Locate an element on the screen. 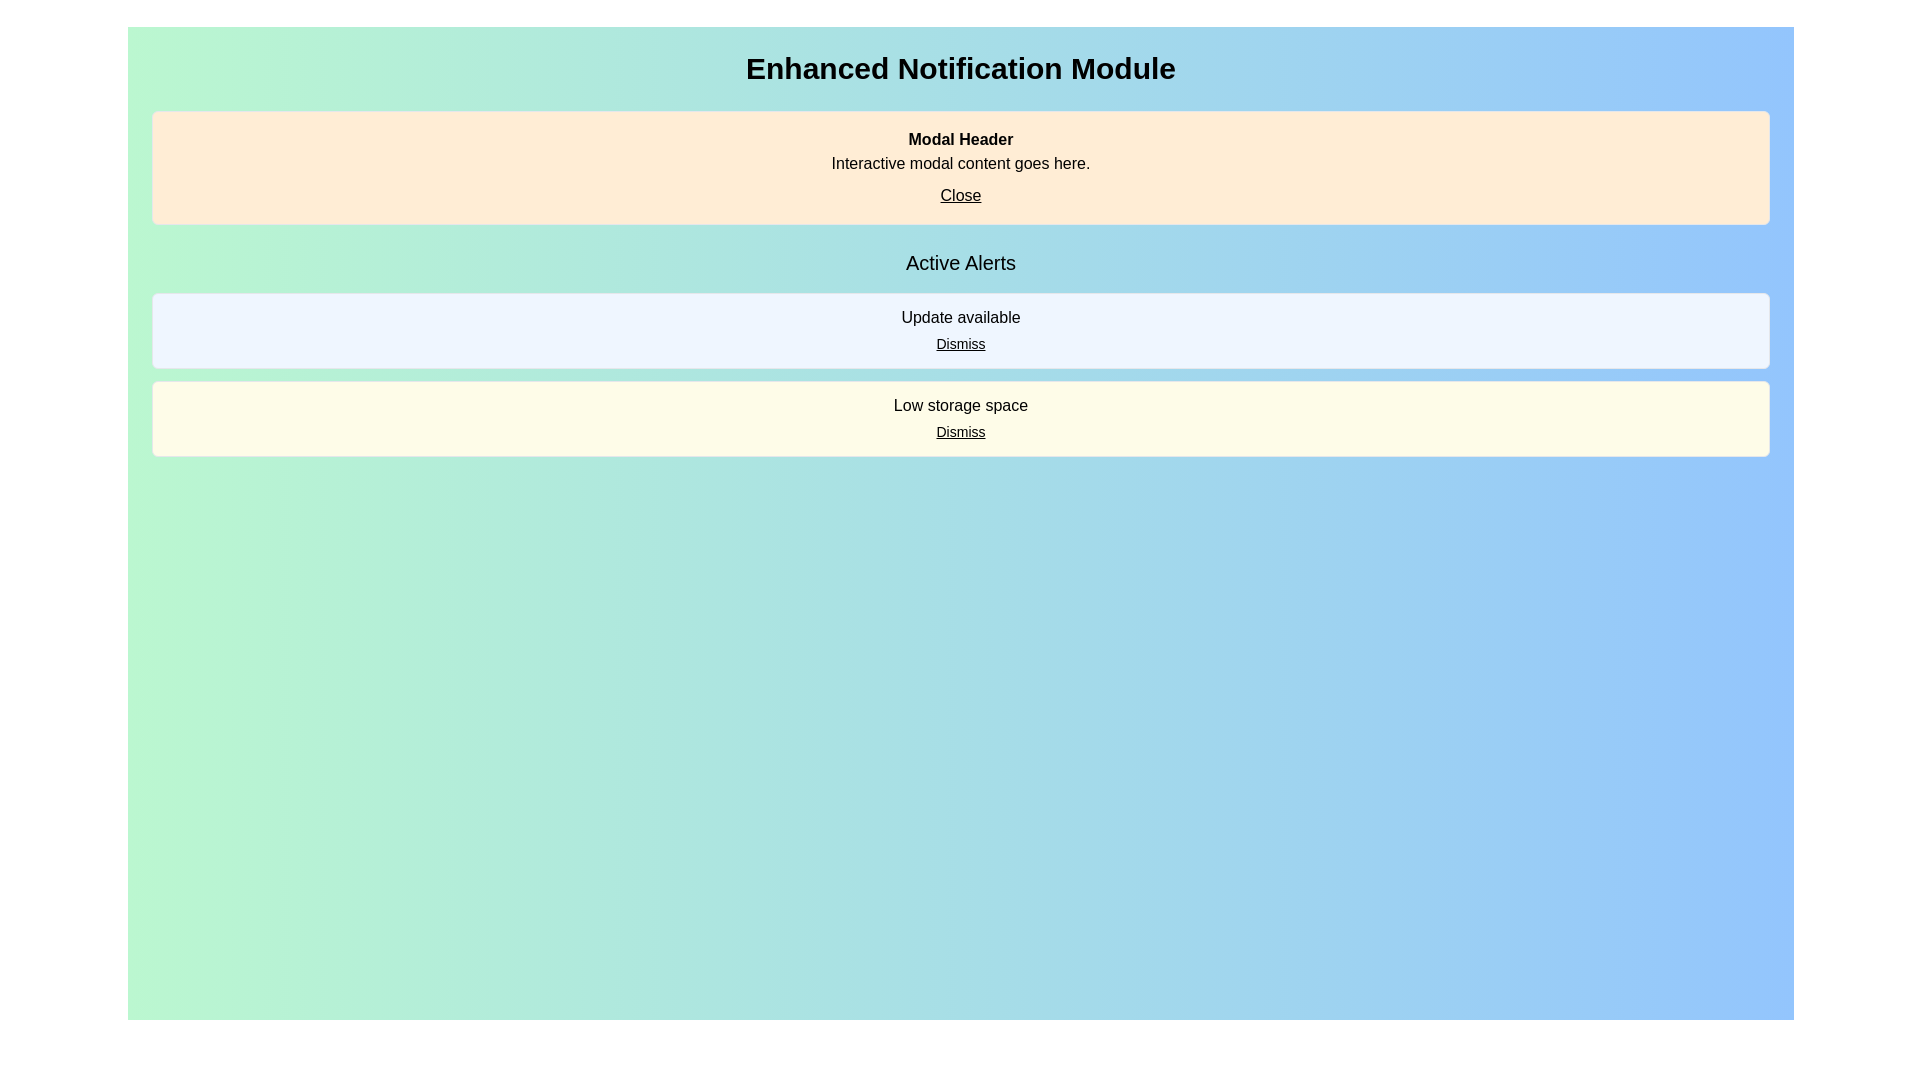 The height and width of the screenshot is (1080, 1920). the Text Label that provides a description for the modal, located below the 'Modal Header' and above the 'Close' hyperlink is located at coordinates (960, 163).